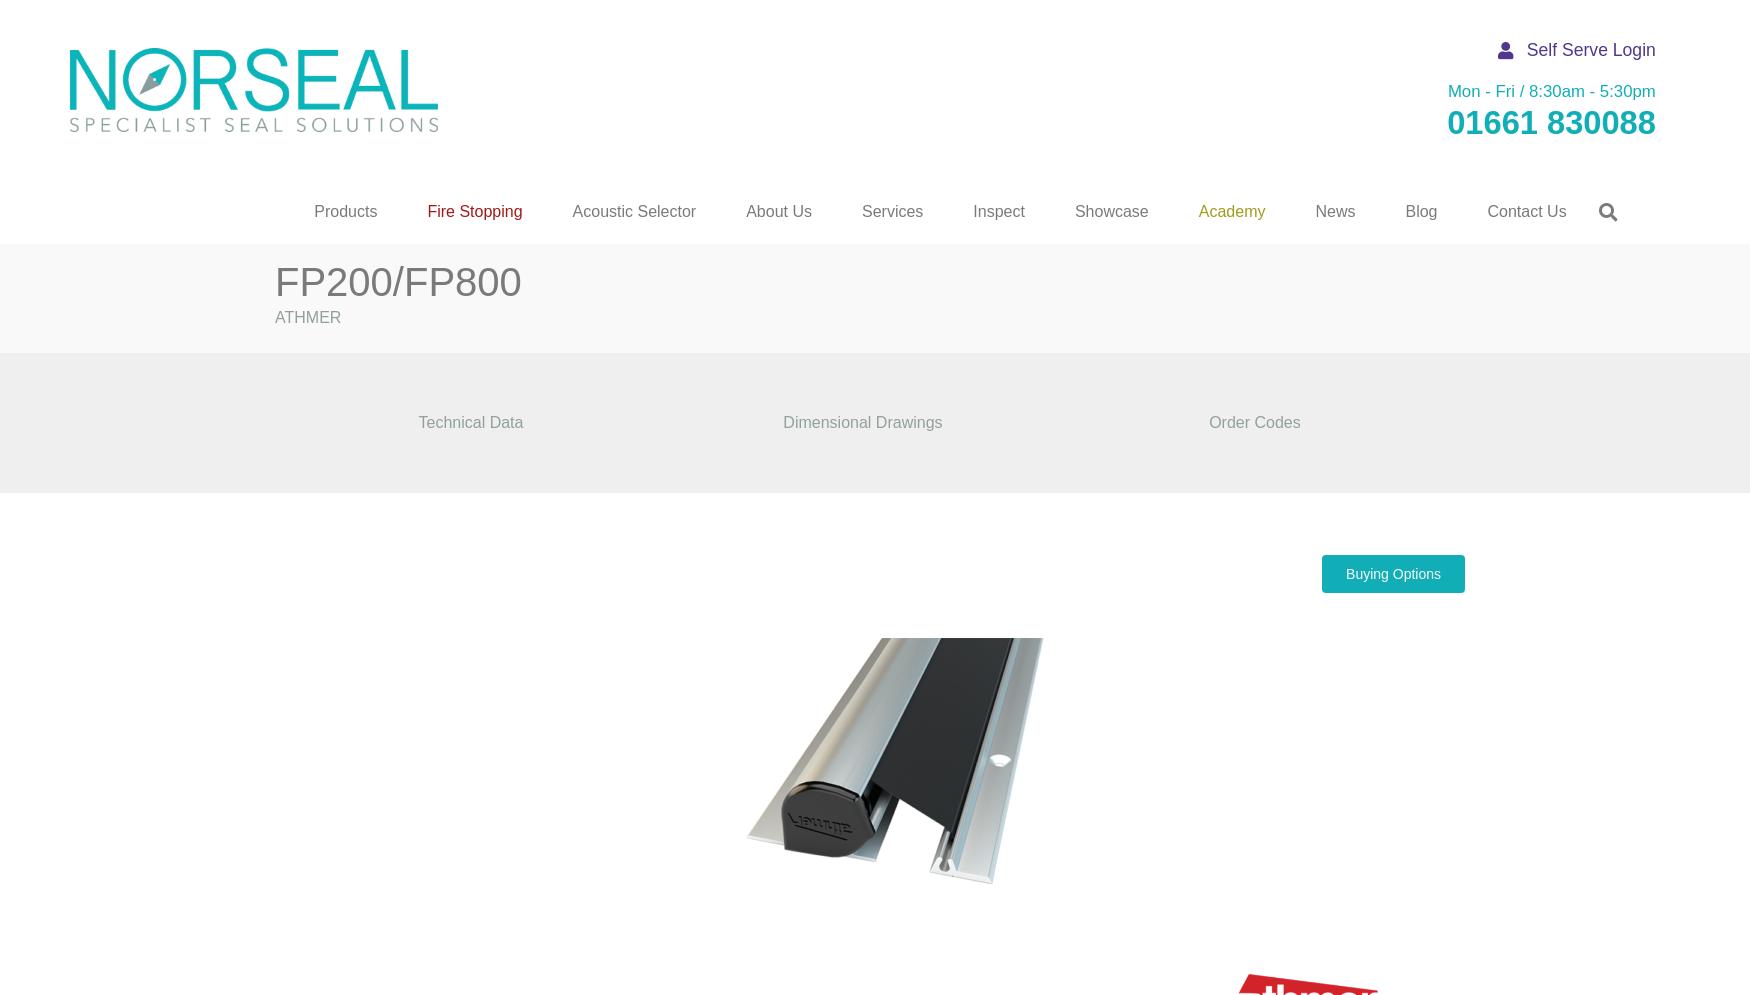 This screenshot has width=1750, height=995. I want to click on 'Acoustic Seals', so click(726, 429).